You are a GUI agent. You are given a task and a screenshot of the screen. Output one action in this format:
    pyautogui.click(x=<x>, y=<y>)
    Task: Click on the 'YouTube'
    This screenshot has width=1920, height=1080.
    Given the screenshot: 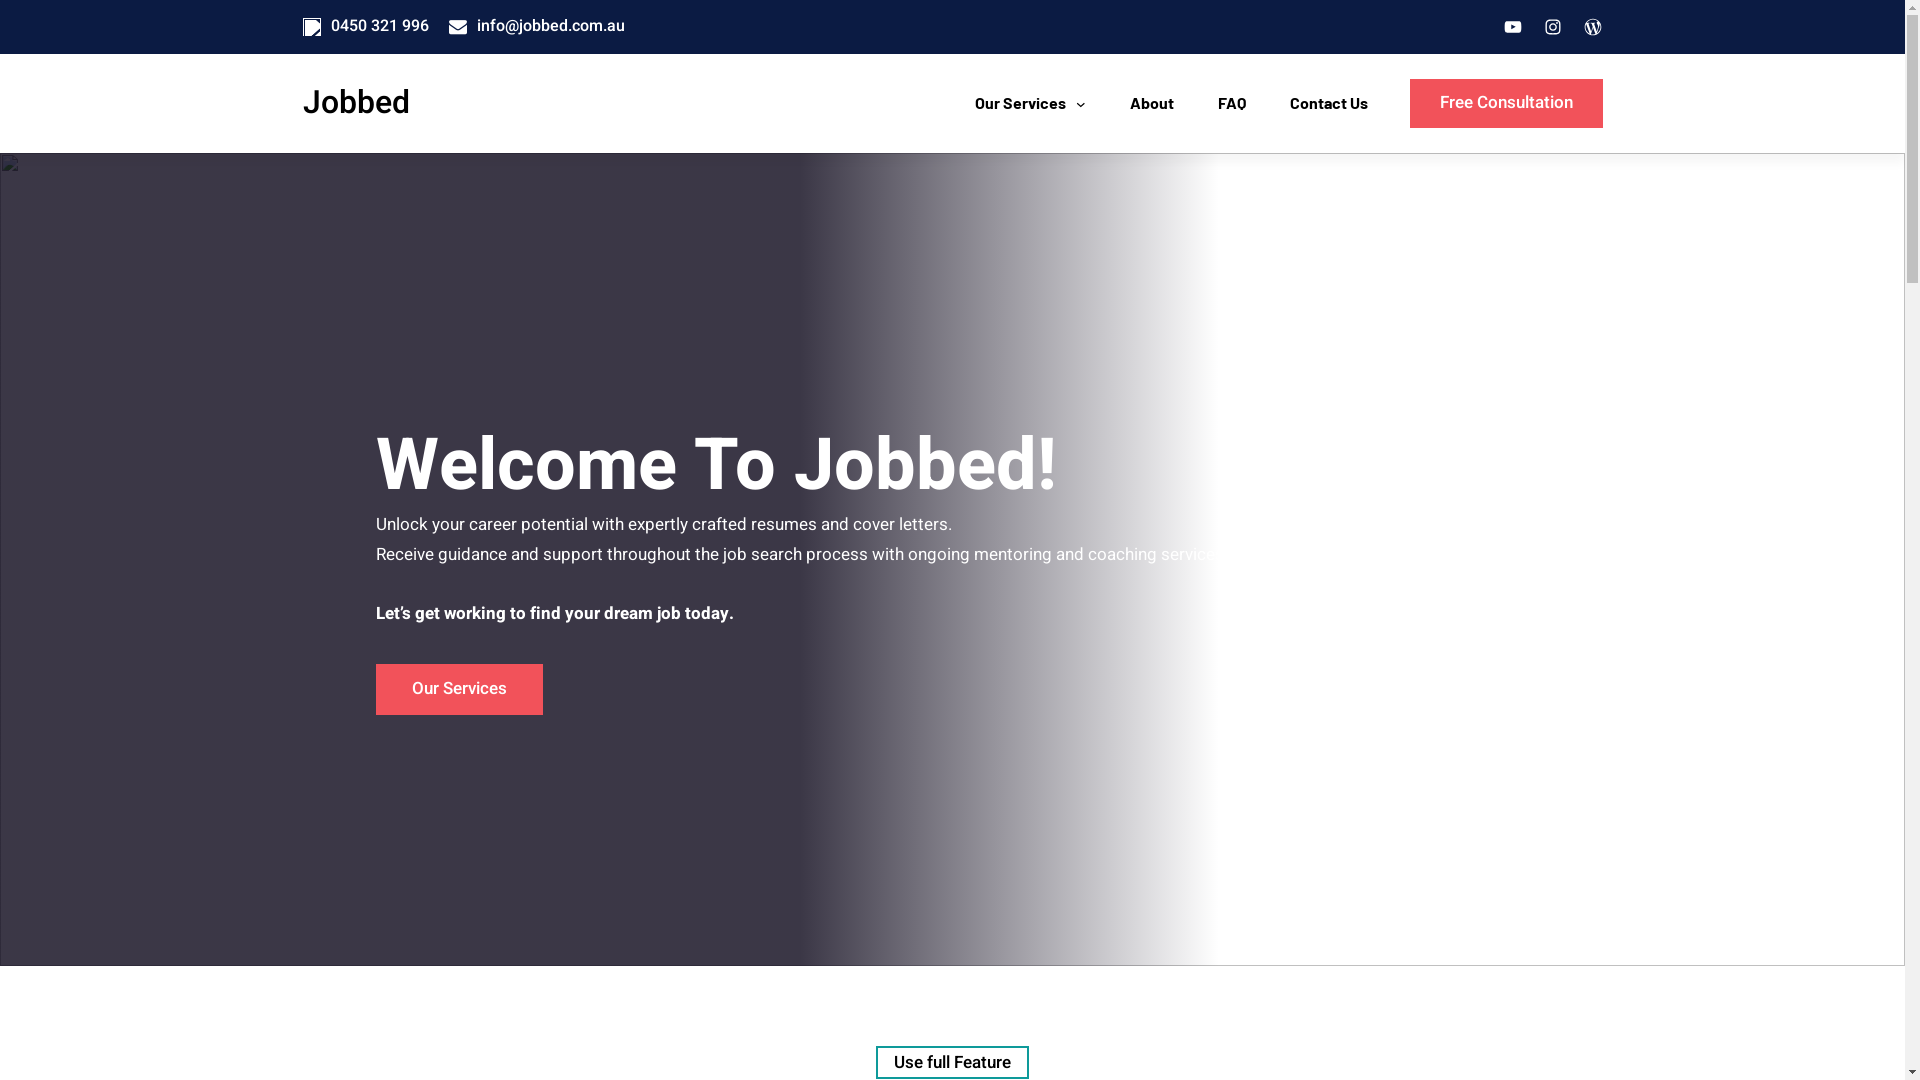 What is the action you would take?
    pyautogui.click(x=1512, y=27)
    